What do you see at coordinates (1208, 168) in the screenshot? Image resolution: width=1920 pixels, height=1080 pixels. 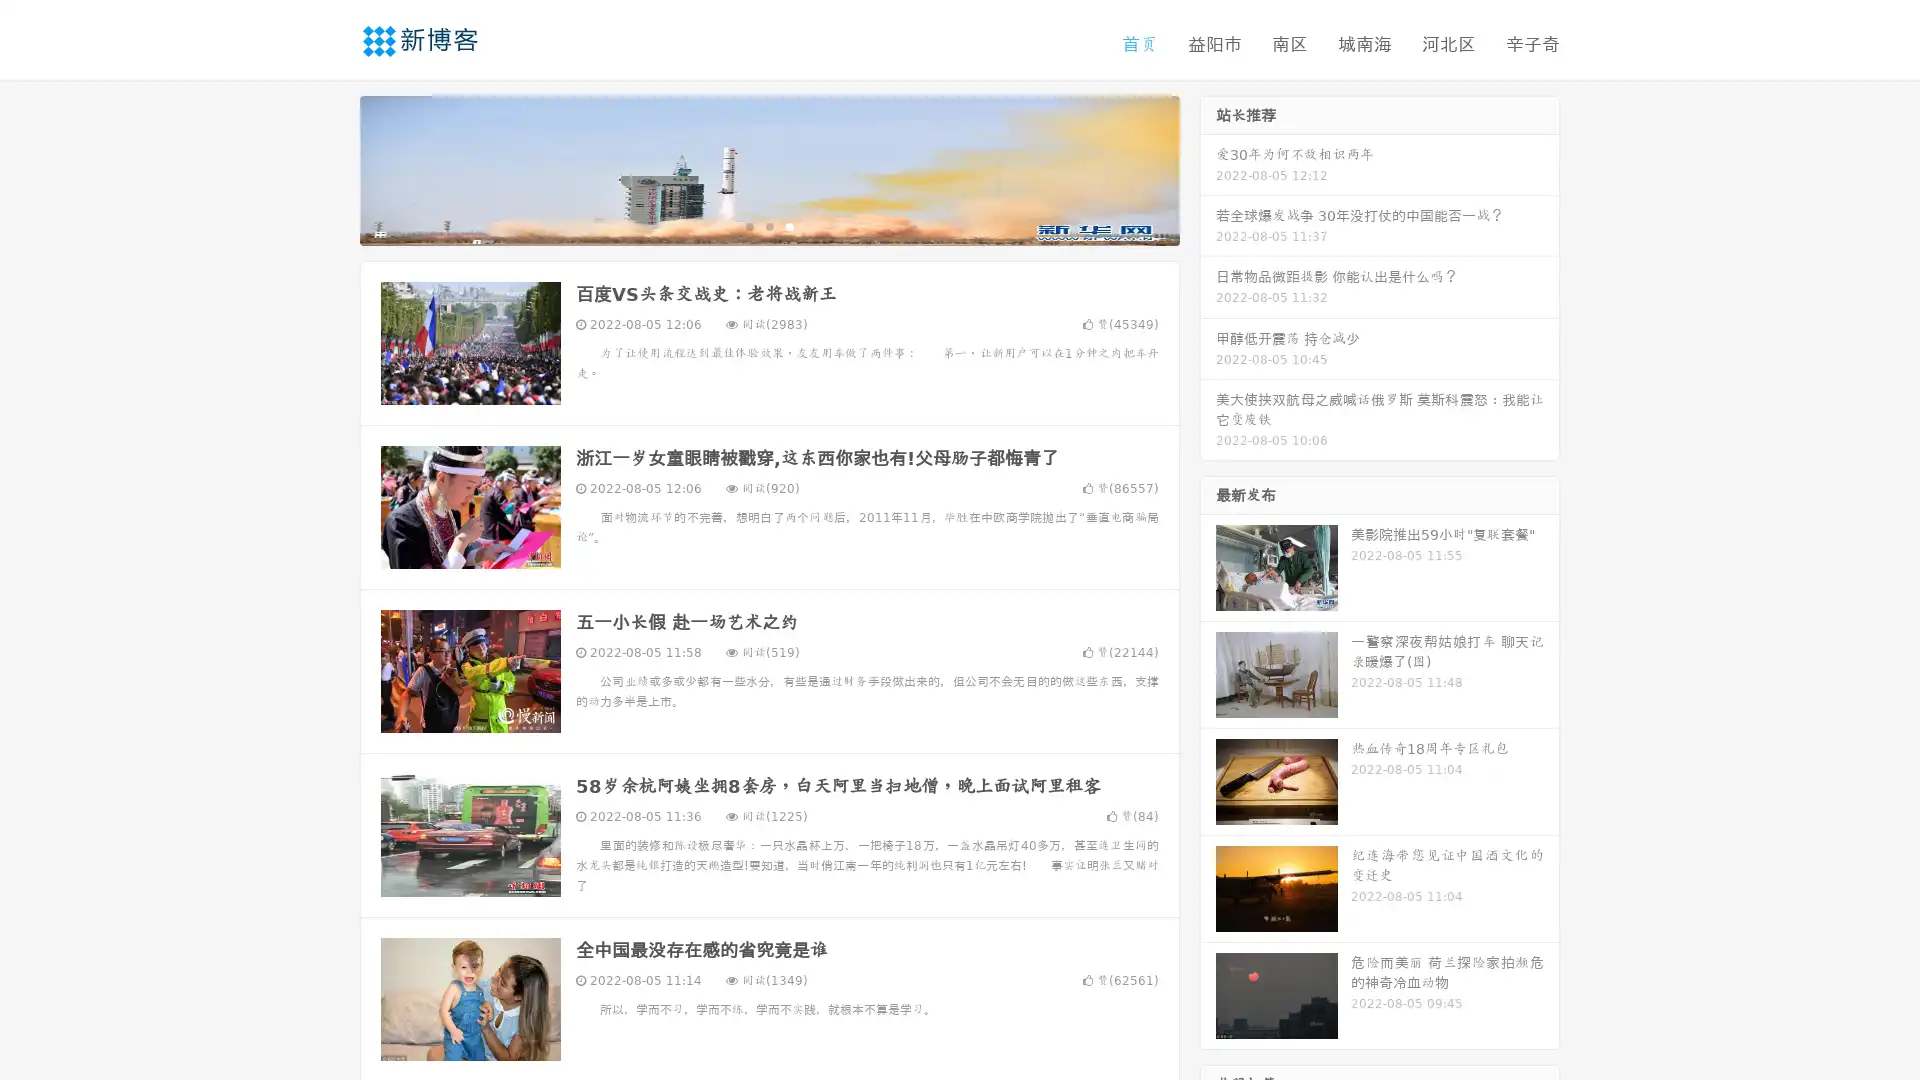 I see `Next slide` at bounding box center [1208, 168].